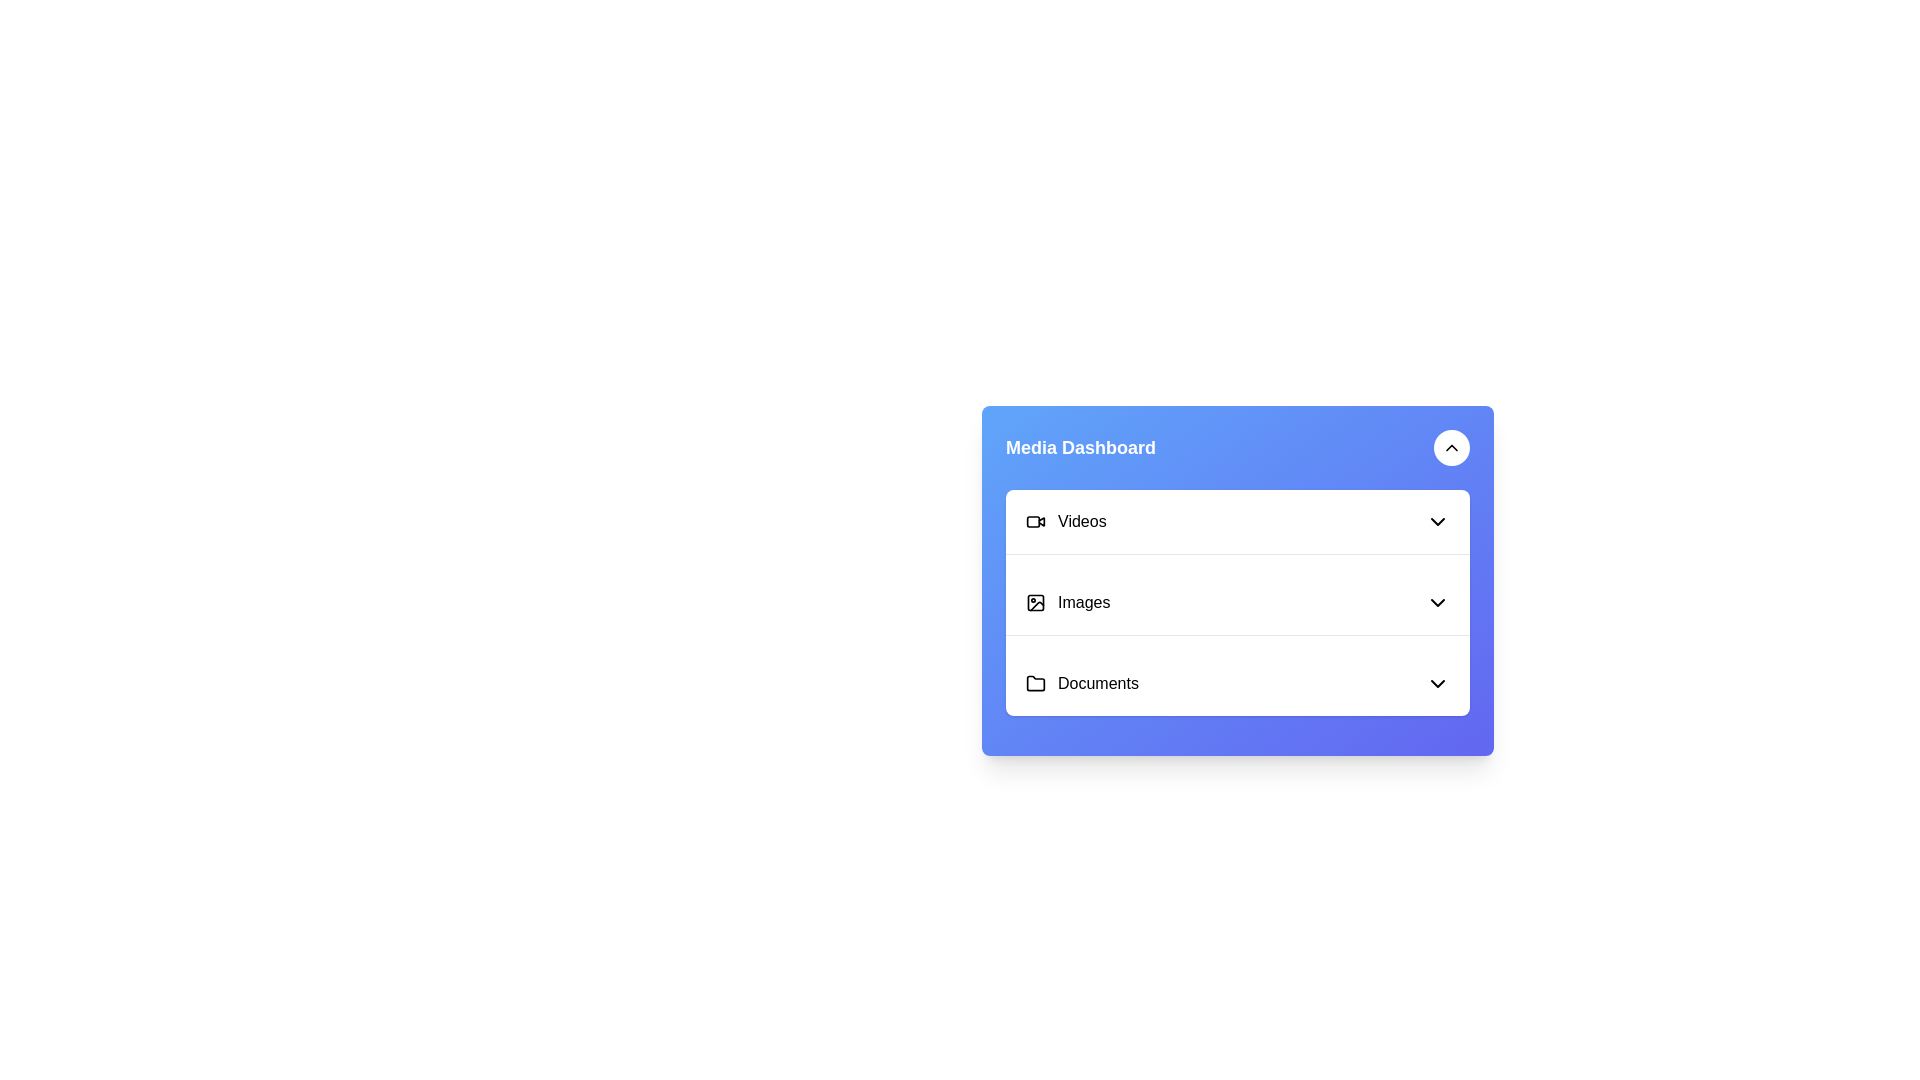  What do you see at coordinates (1067, 601) in the screenshot?
I see `the second item in the vertical list of the 'Media Dashboard' card` at bounding box center [1067, 601].